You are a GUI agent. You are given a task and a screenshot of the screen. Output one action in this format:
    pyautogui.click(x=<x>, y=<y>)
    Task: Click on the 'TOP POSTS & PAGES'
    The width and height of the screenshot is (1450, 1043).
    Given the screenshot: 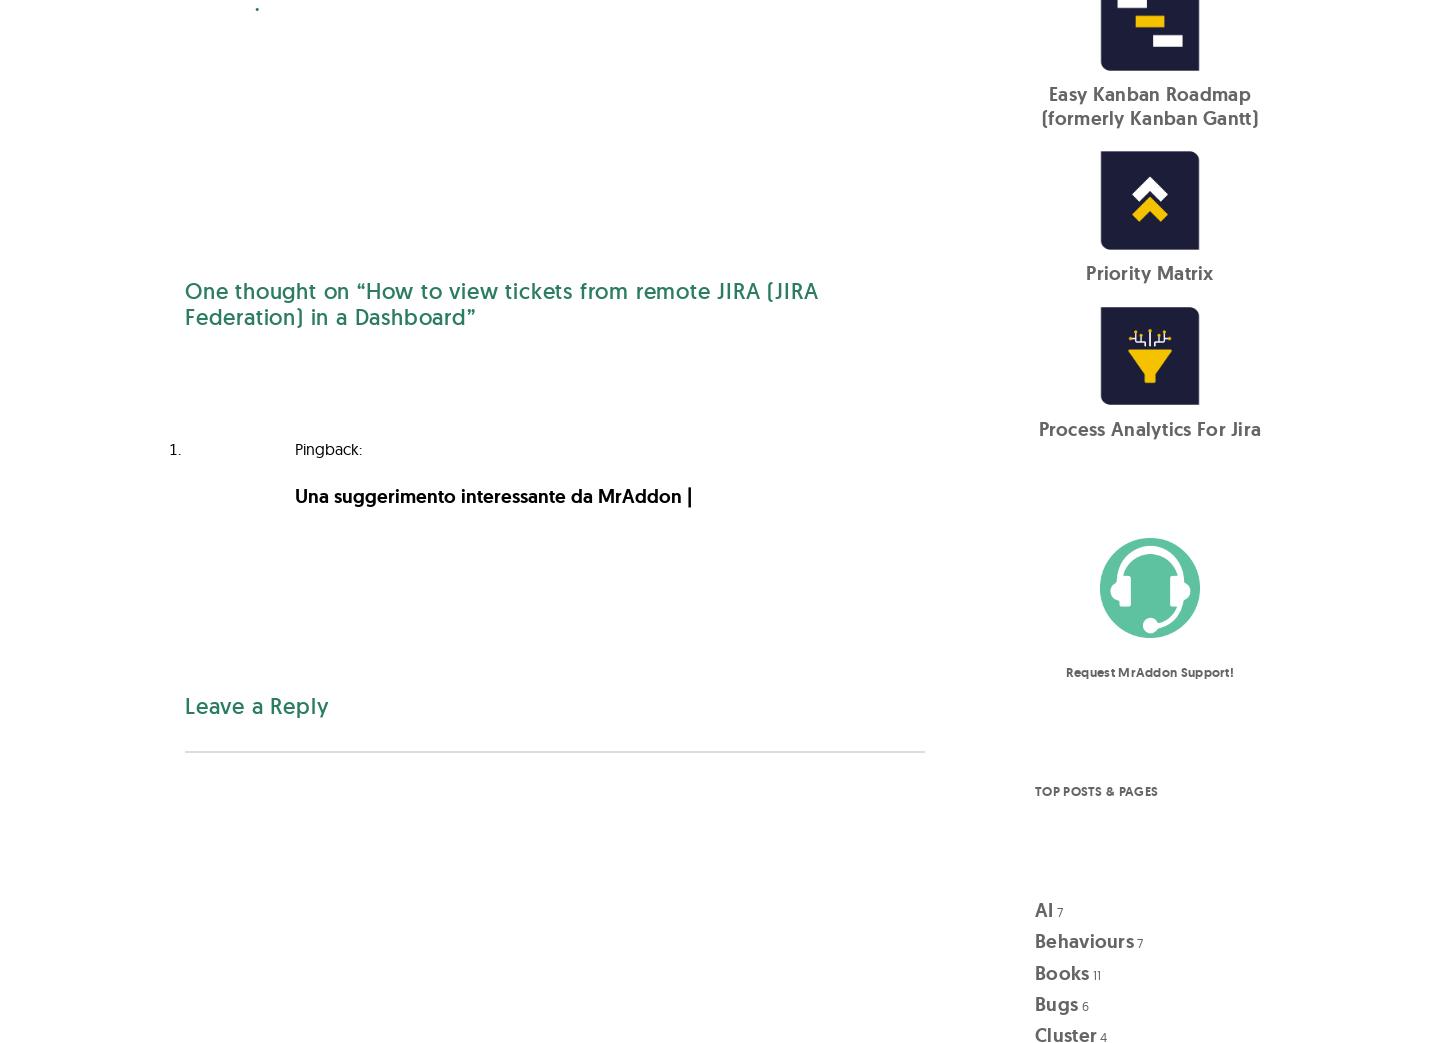 What is the action you would take?
    pyautogui.click(x=1035, y=790)
    